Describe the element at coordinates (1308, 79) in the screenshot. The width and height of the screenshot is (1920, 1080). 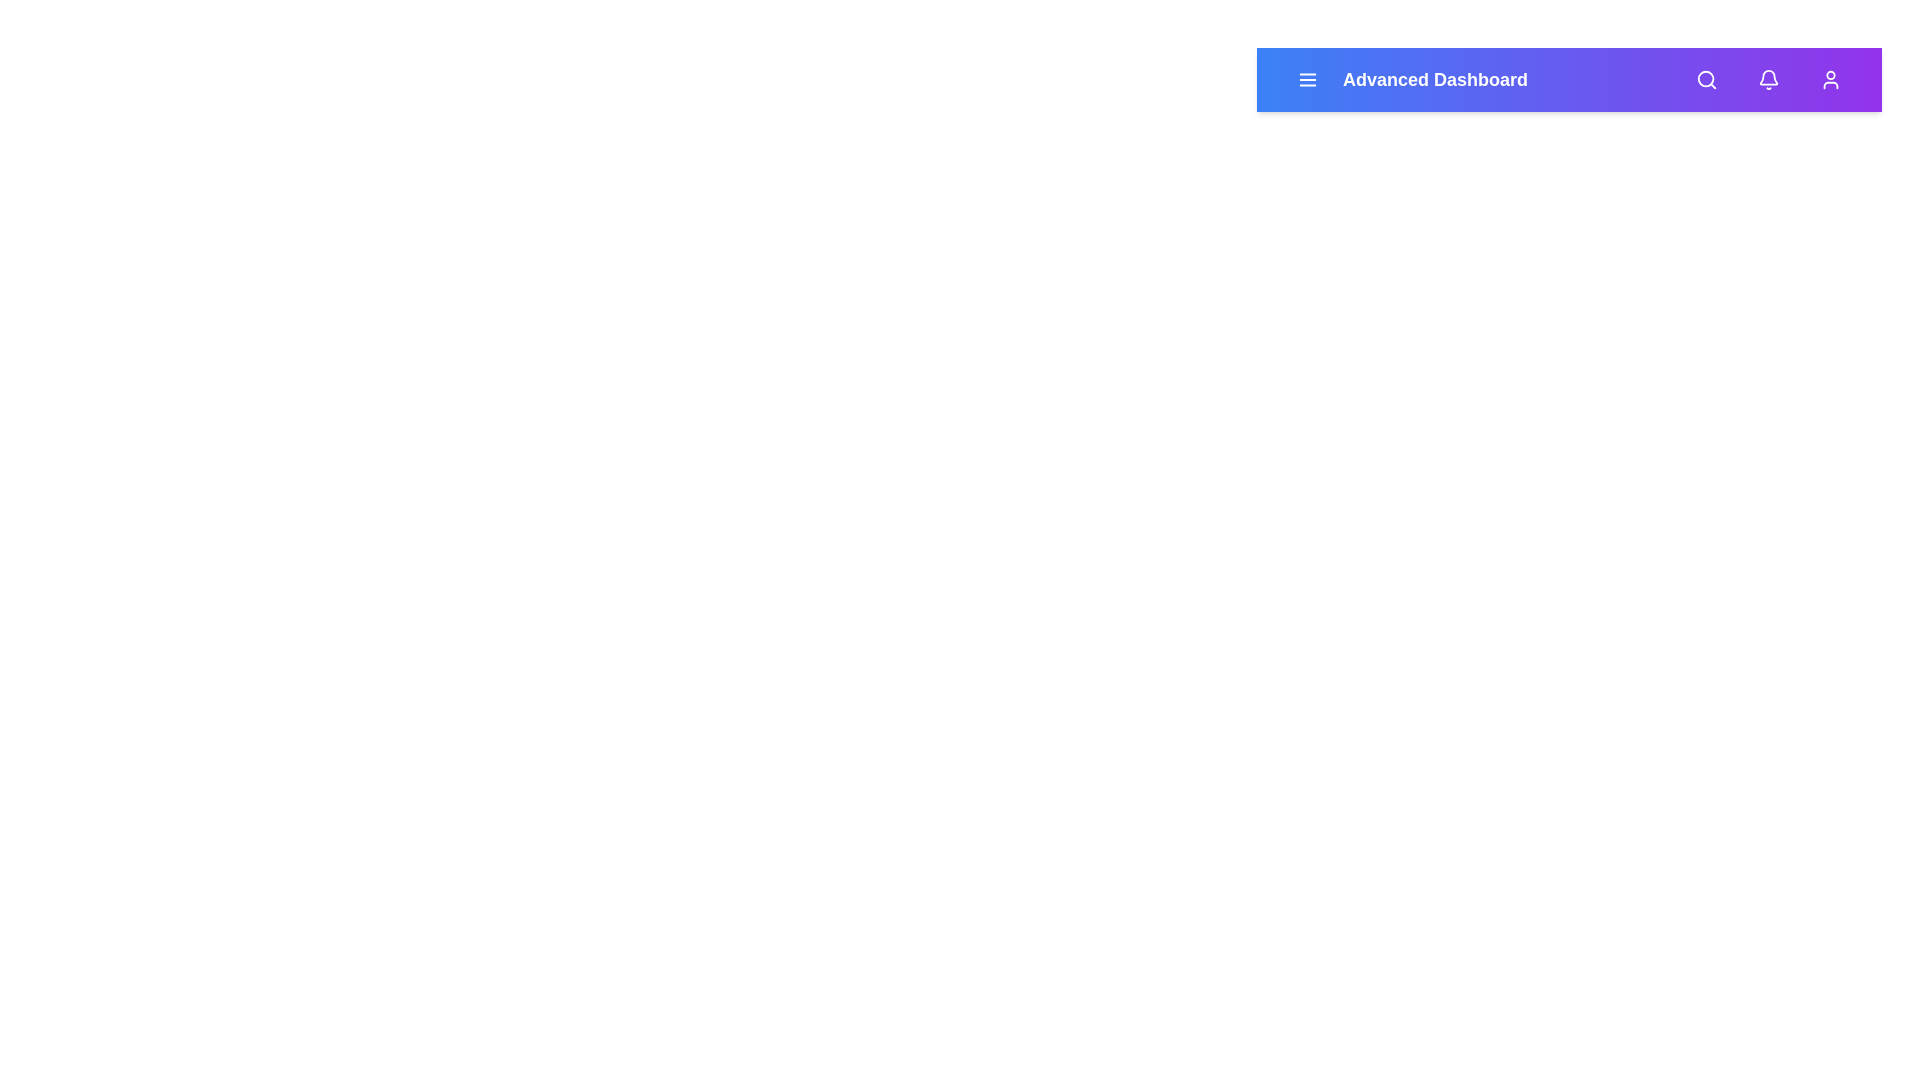
I see `menu button to toggle the navigation drawer` at that location.